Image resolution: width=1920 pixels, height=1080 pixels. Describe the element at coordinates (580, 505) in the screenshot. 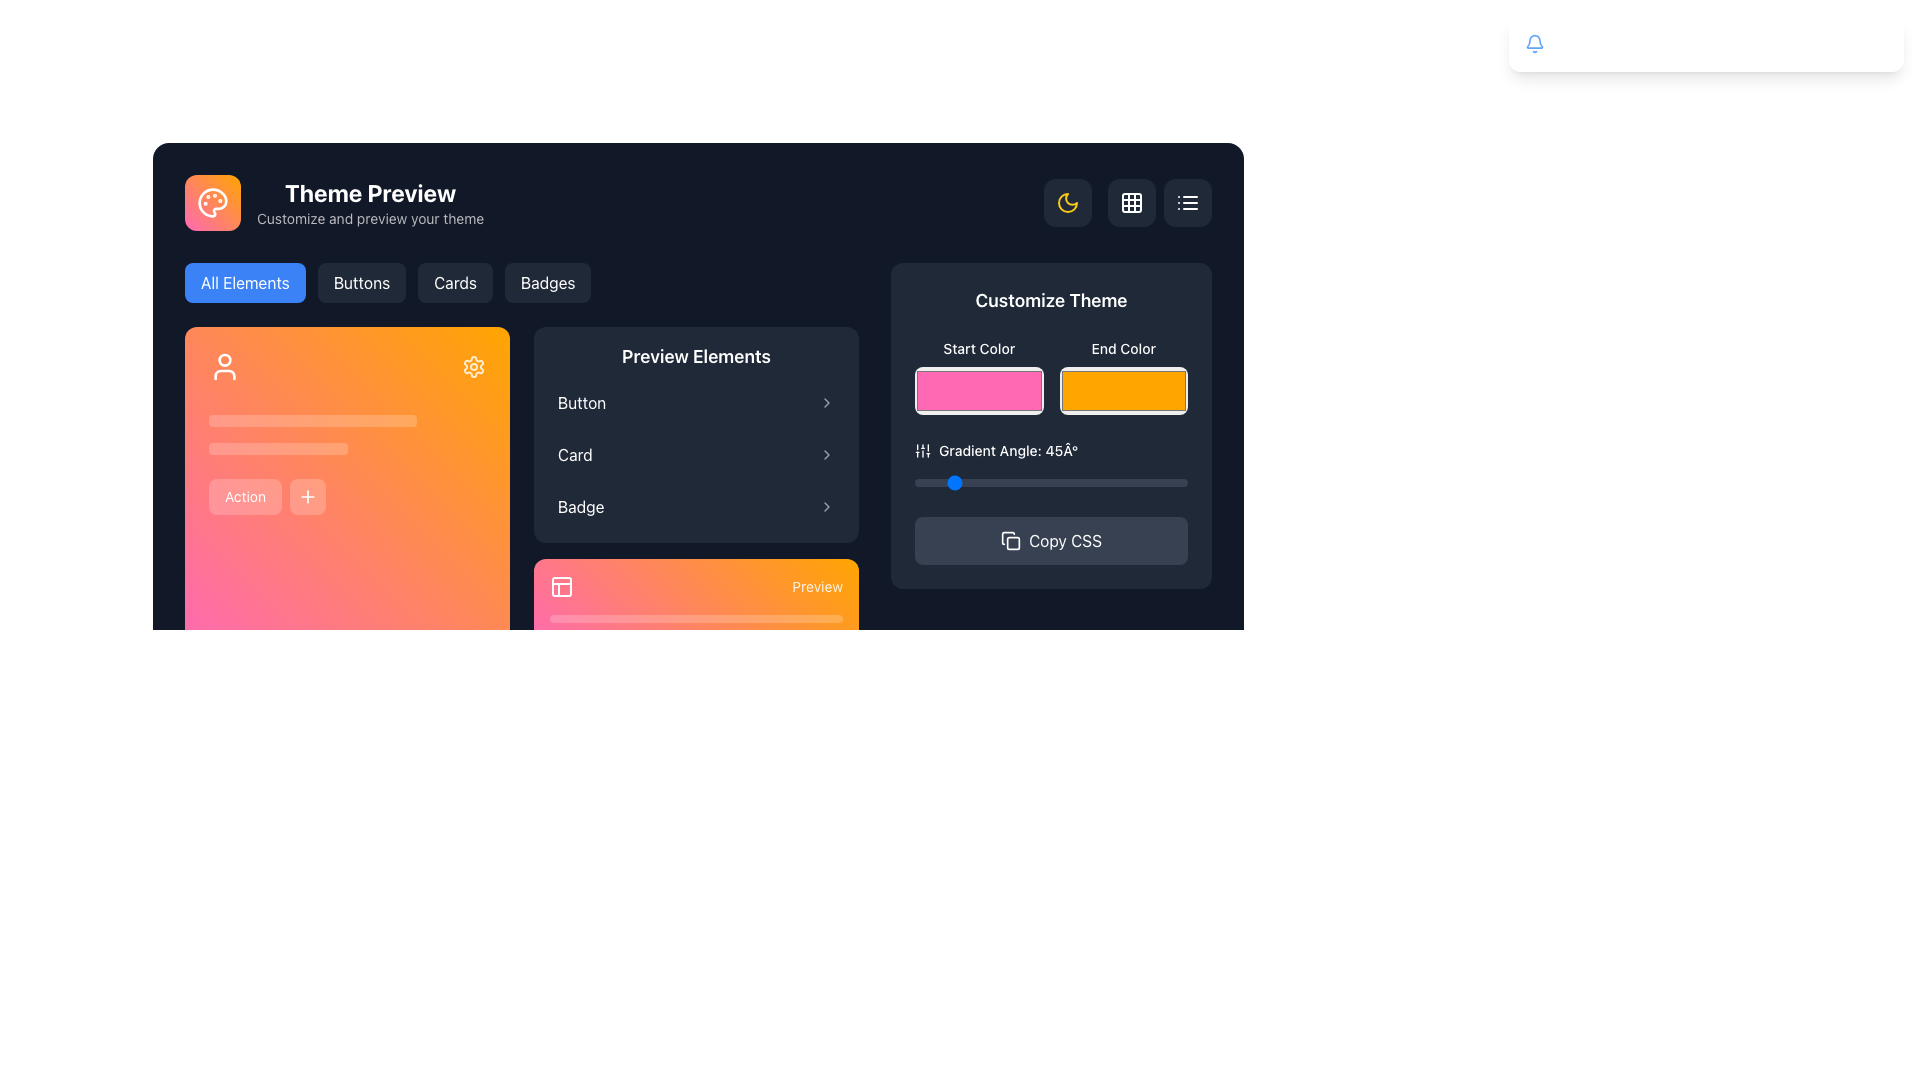

I see `the Text label that indicates an option in the 'Preview Elements' section, located as the third item in the vertical list below the 'Button' and 'Card' options` at that location.